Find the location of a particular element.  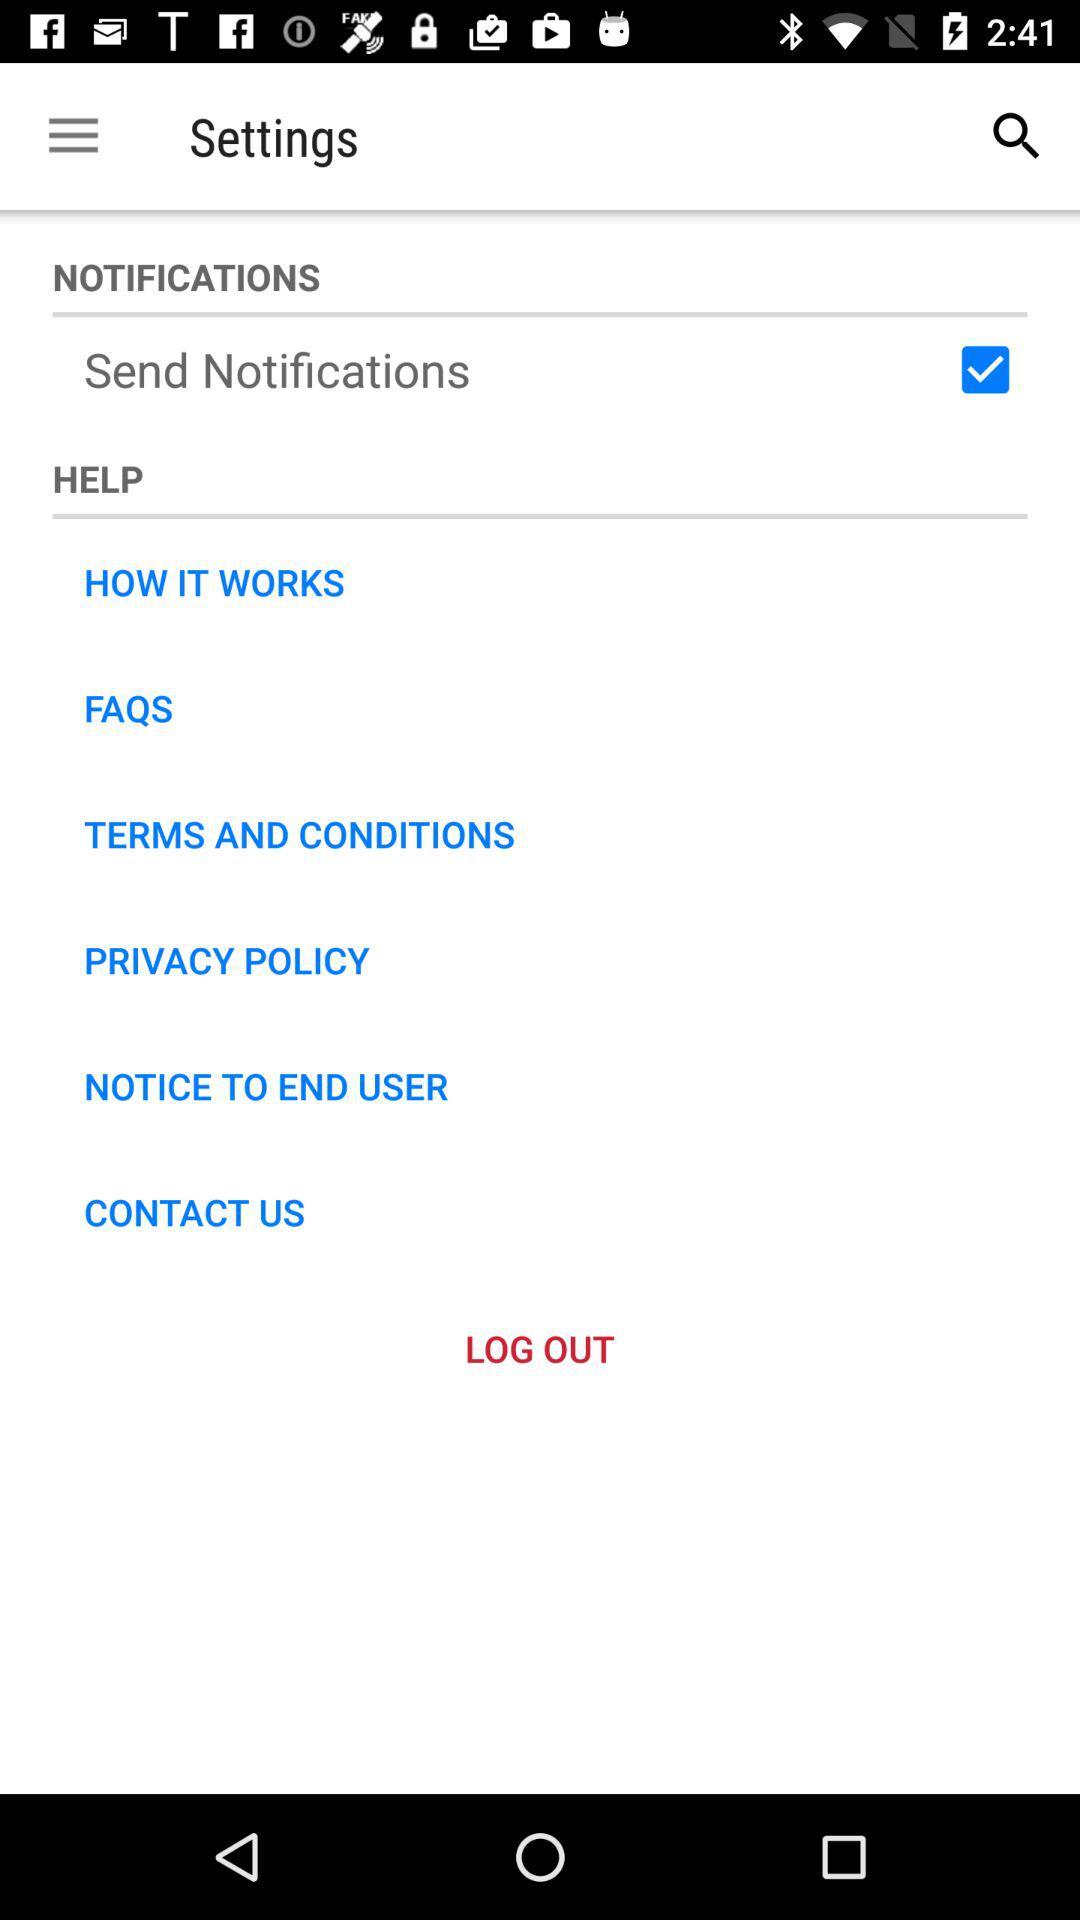

icon above the privacy policy icon is located at coordinates (299, 834).